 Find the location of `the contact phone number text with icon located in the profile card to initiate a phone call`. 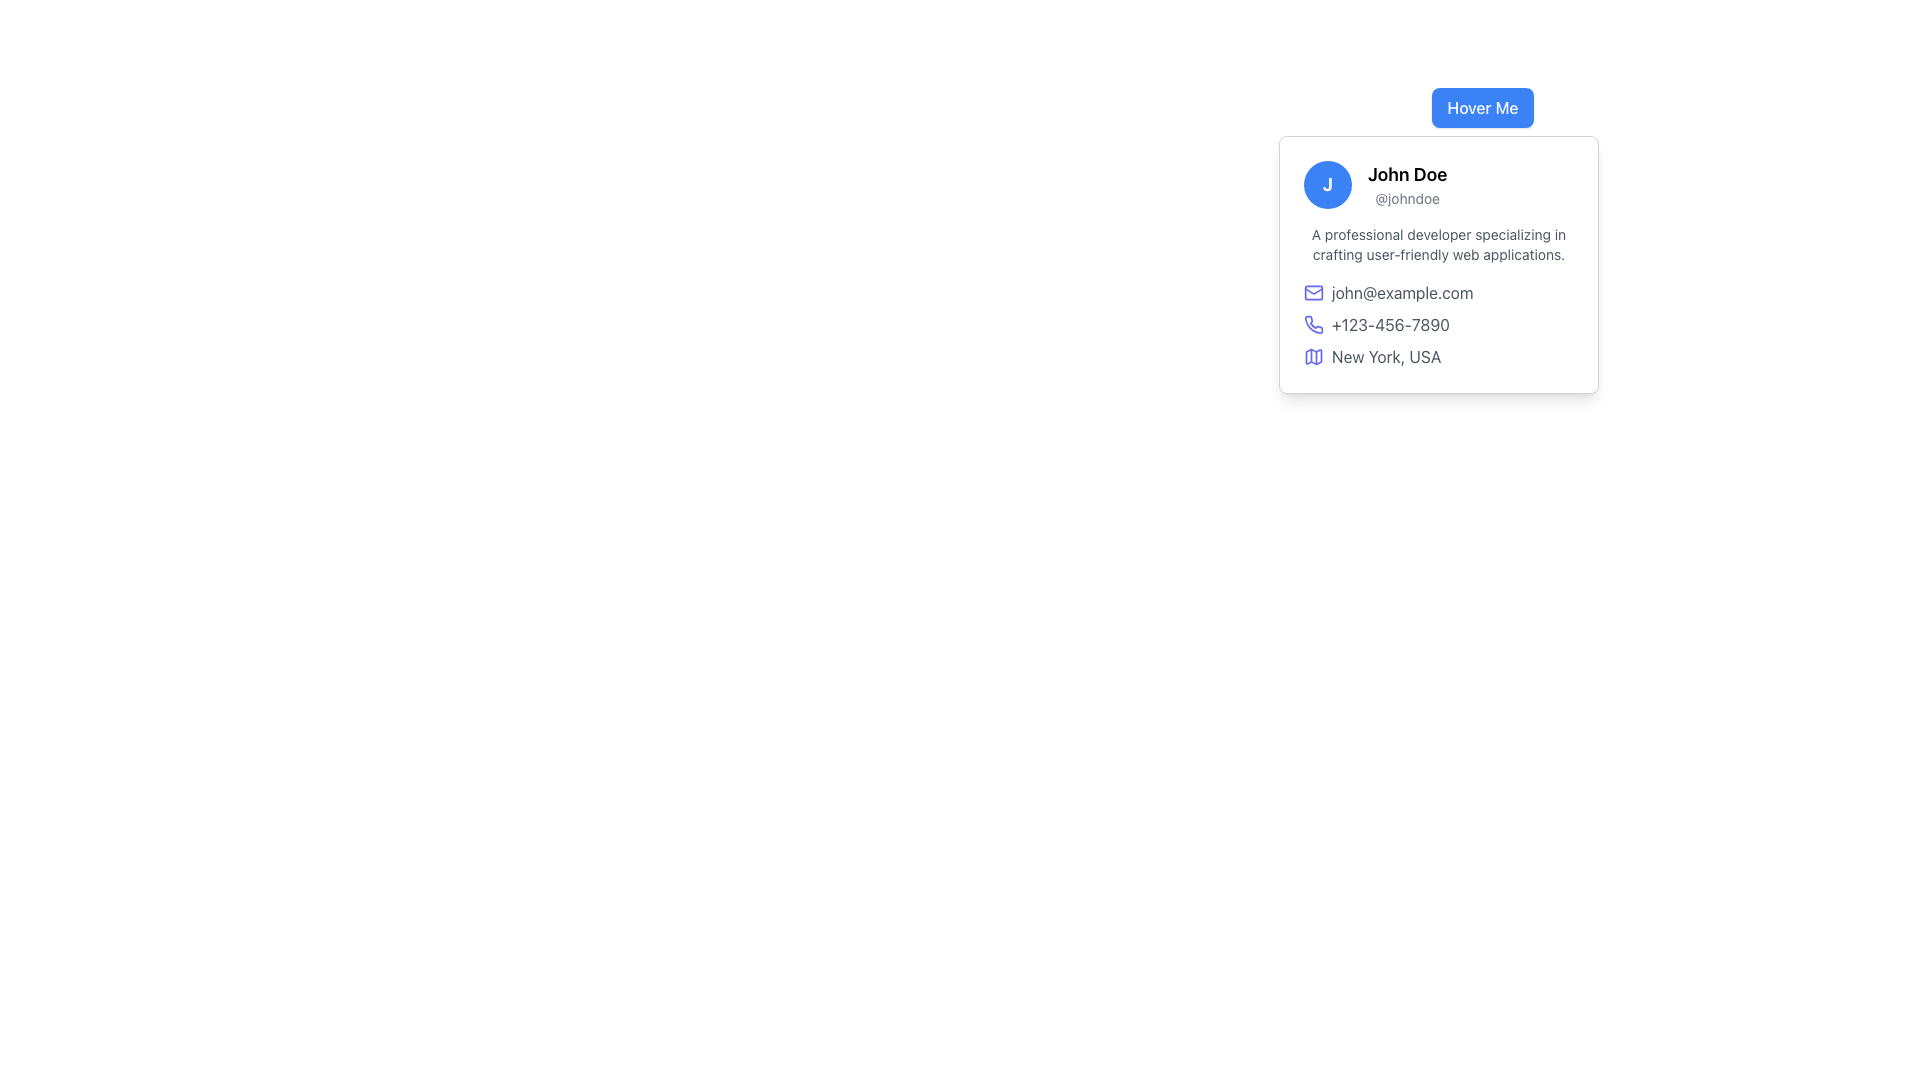

the contact phone number text with icon located in the profile card to initiate a phone call is located at coordinates (1438, 323).